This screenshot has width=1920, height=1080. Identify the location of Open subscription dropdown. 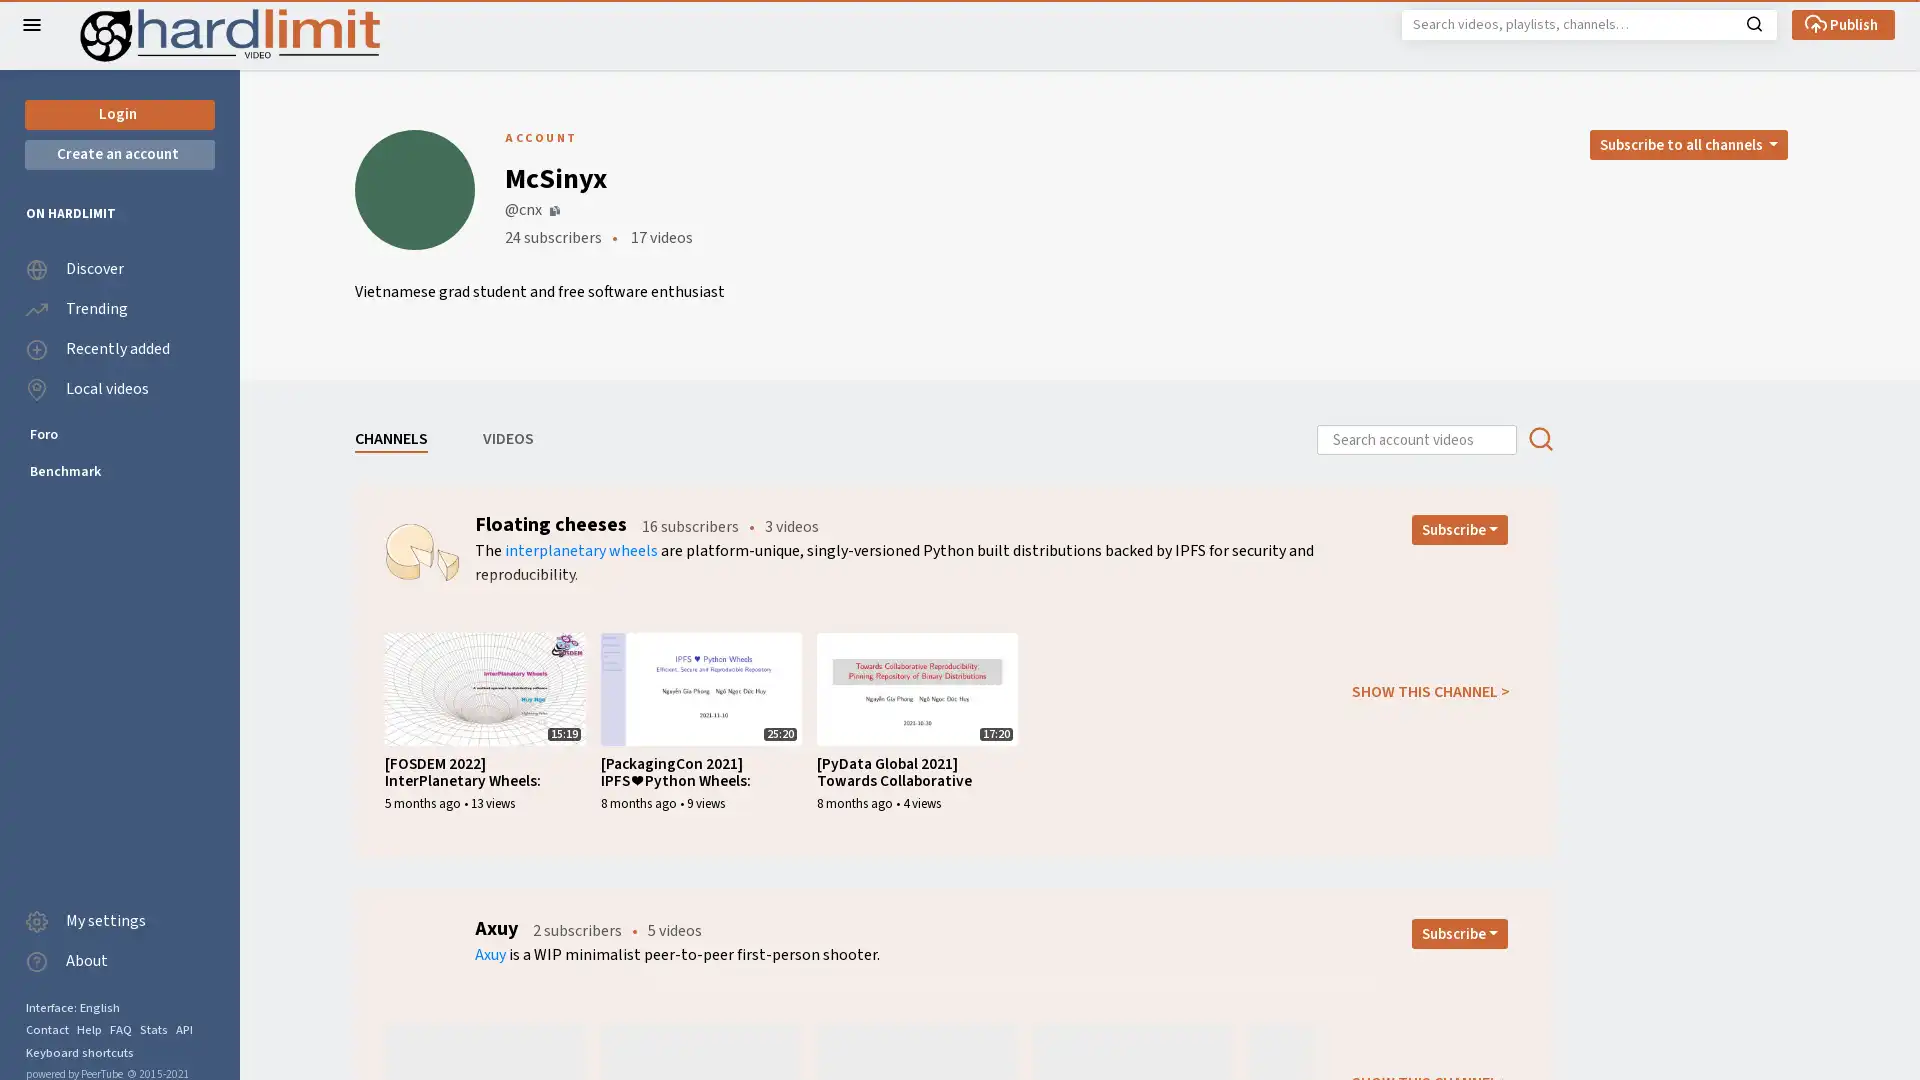
(1687, 144).